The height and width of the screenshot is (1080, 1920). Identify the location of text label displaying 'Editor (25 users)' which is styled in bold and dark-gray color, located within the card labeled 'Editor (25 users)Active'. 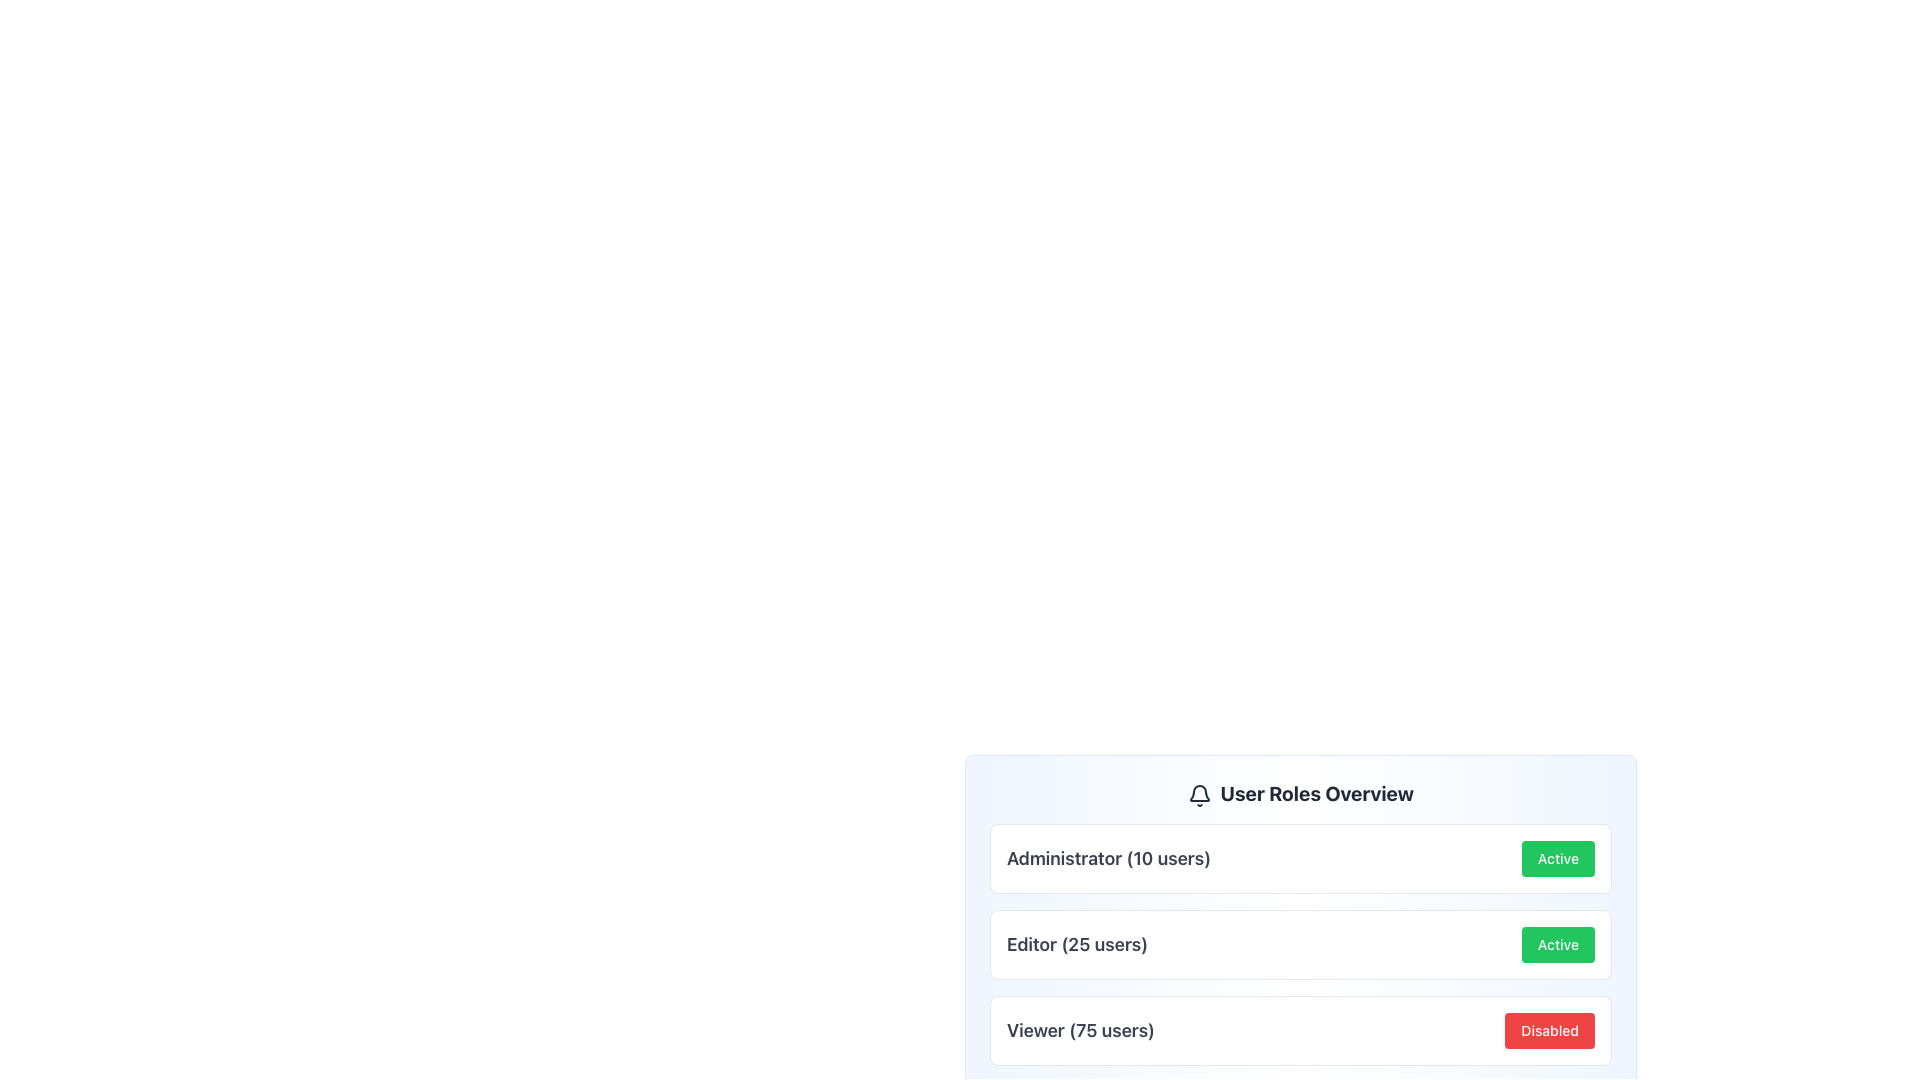
(1076, 945).